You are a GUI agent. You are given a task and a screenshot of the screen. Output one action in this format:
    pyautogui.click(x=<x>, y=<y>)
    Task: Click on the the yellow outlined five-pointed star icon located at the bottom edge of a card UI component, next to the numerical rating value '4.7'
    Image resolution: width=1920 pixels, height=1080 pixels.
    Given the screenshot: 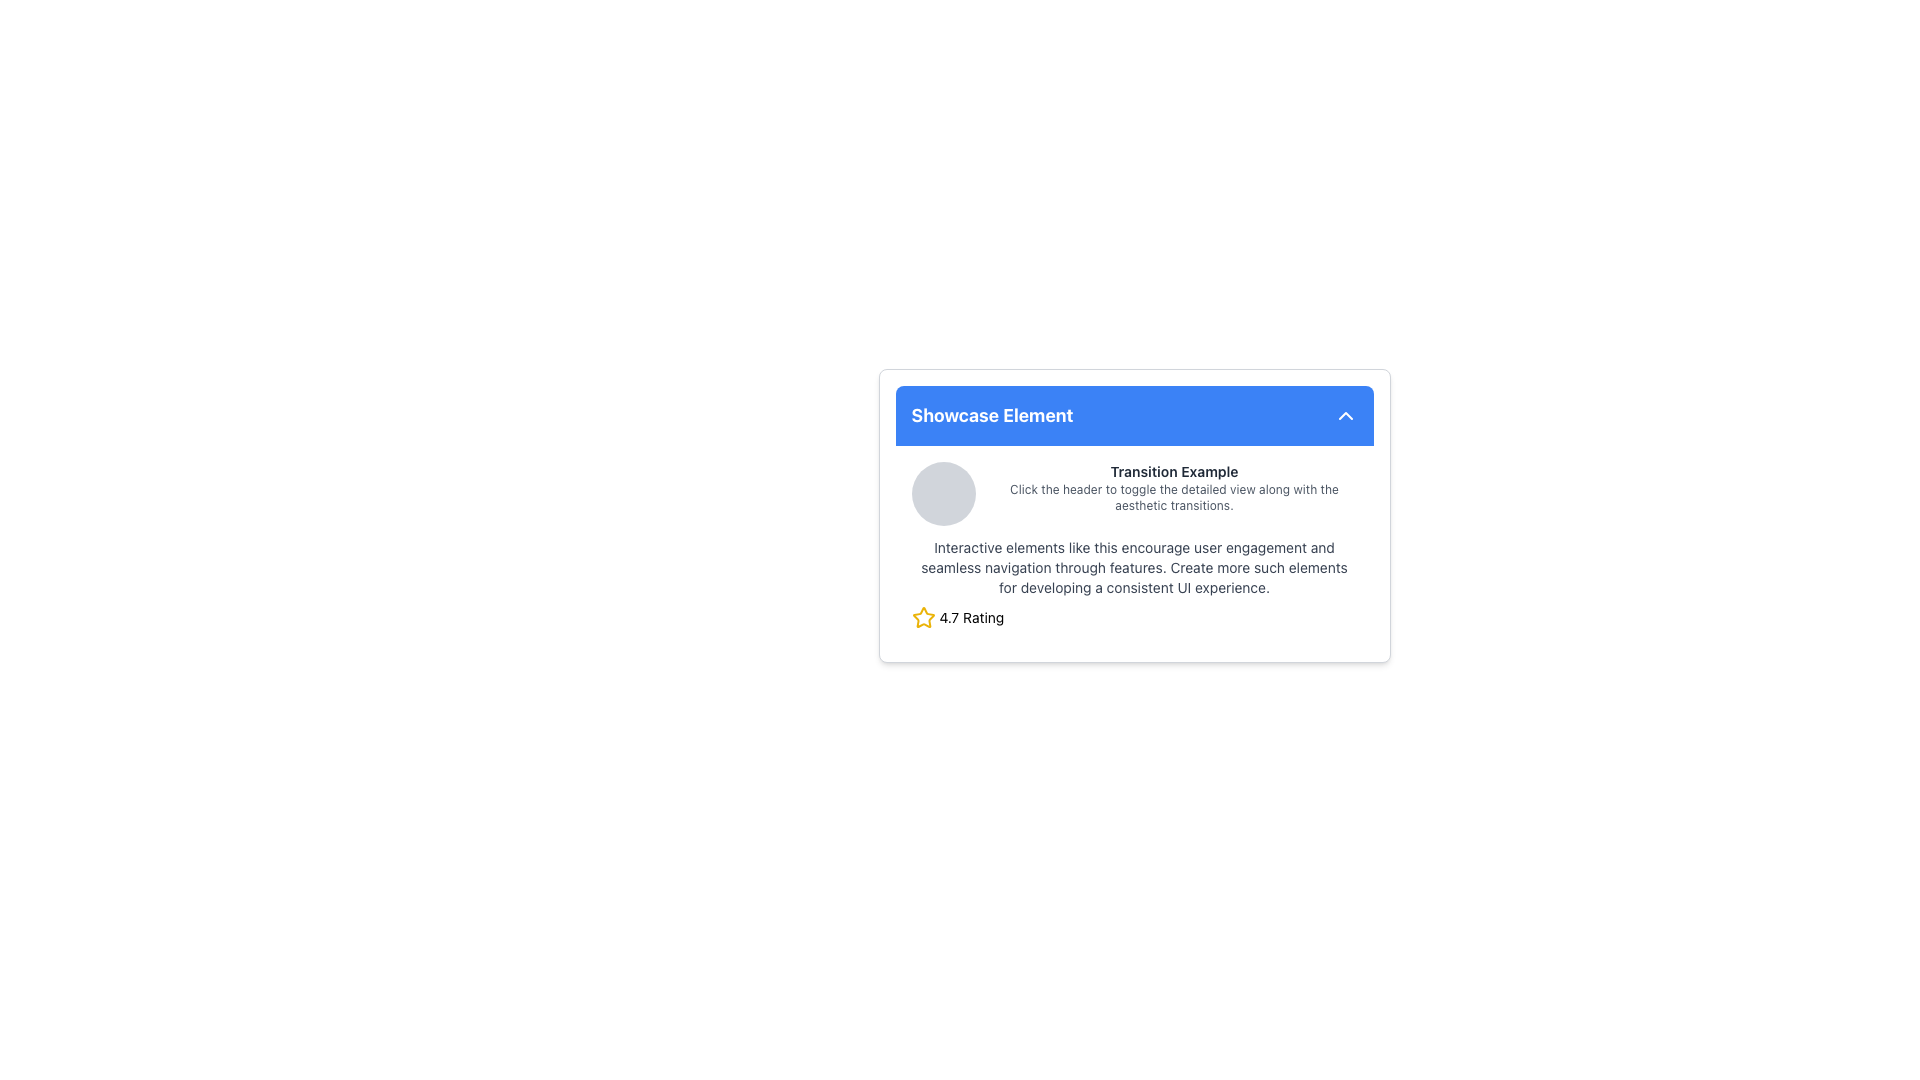 What is the action you would take?
    pyautogui.click(x=922, y=616)
    